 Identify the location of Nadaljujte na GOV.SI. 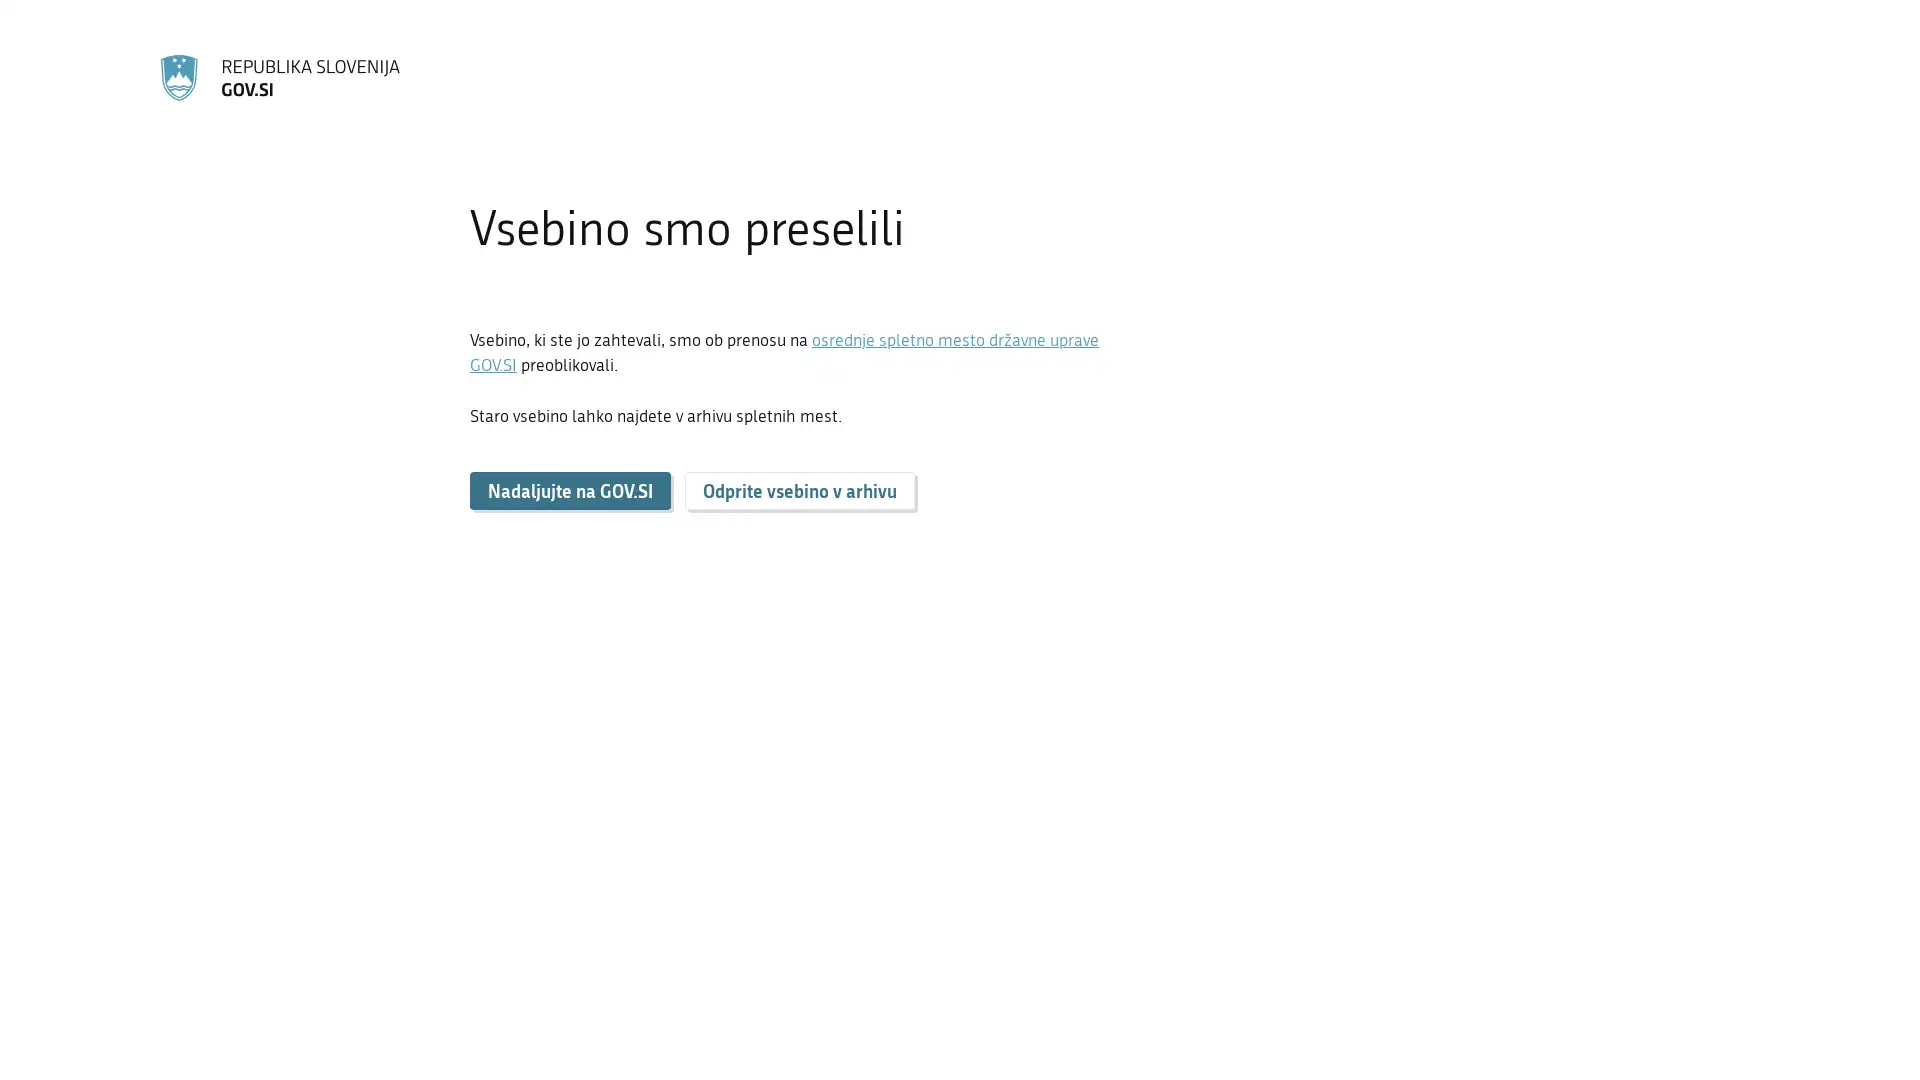
(569, 490).